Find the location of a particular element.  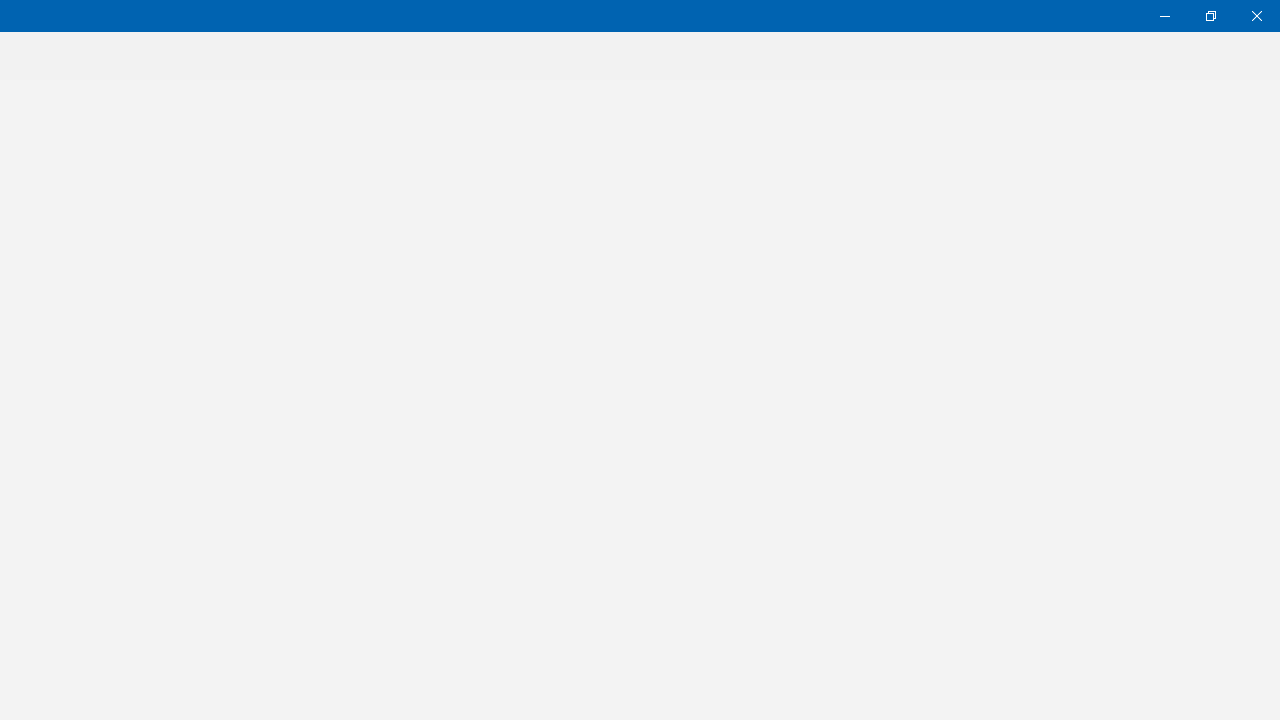

'Close Weather' is located at coordinates (1255, 15).